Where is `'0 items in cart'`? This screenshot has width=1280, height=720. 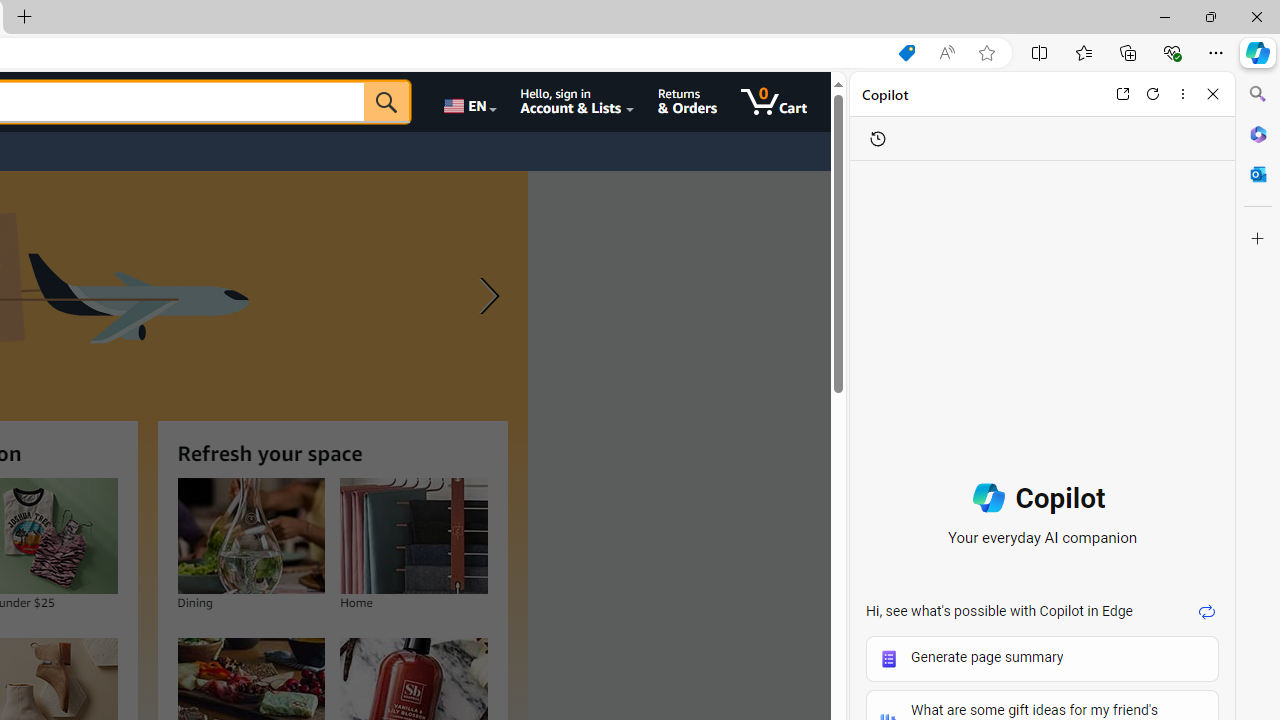
'0 items in cart' is located at coordinates (773, 101).